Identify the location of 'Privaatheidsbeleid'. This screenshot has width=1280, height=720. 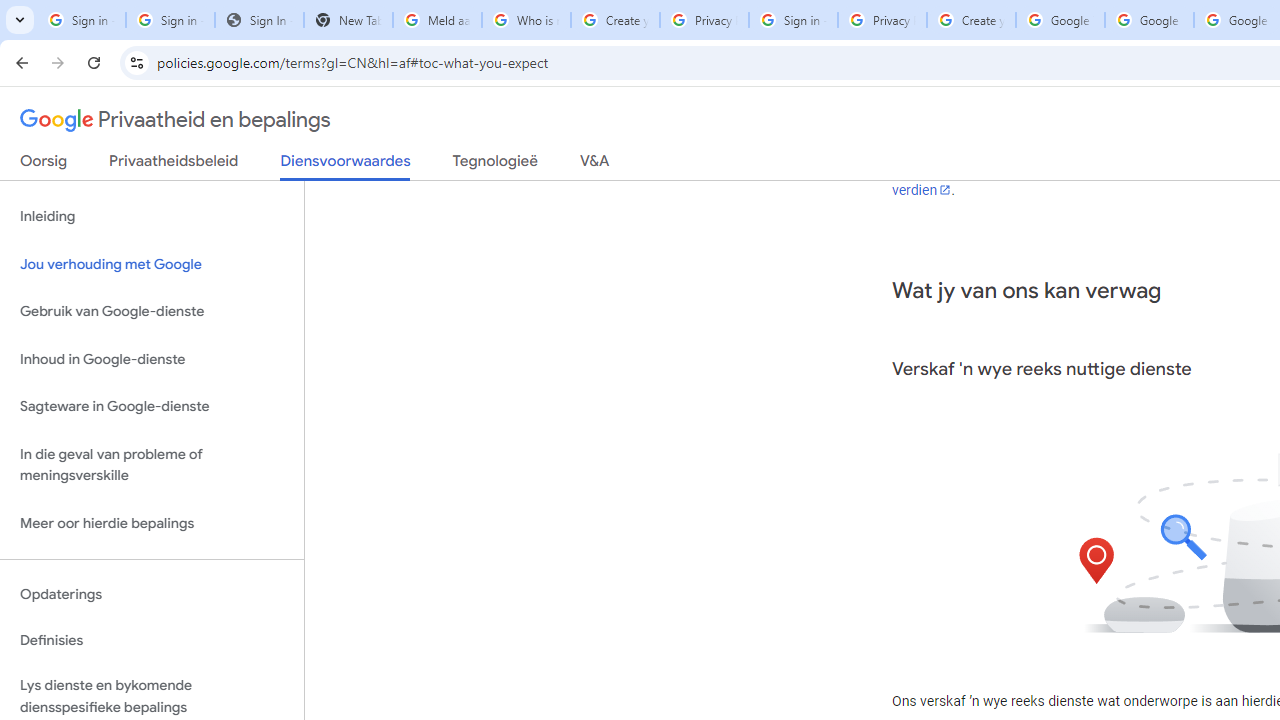
(174, 164).